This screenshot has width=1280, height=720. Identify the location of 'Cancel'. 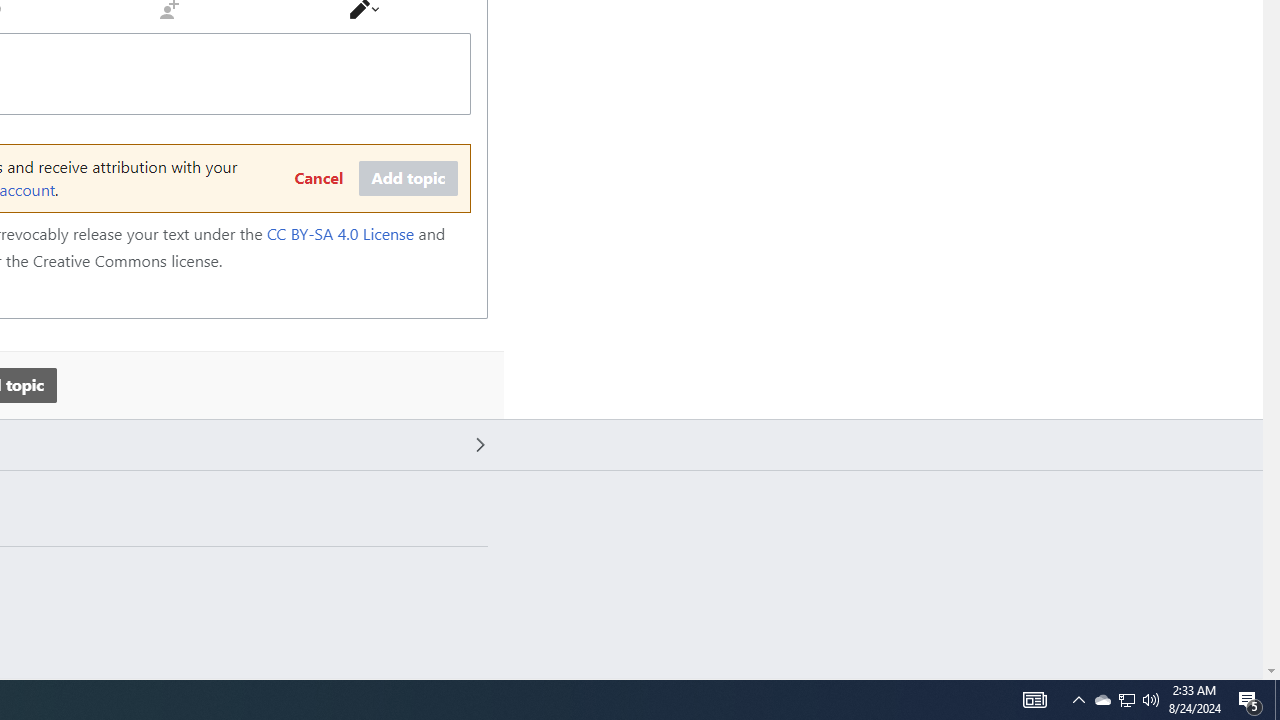
(317, 178).